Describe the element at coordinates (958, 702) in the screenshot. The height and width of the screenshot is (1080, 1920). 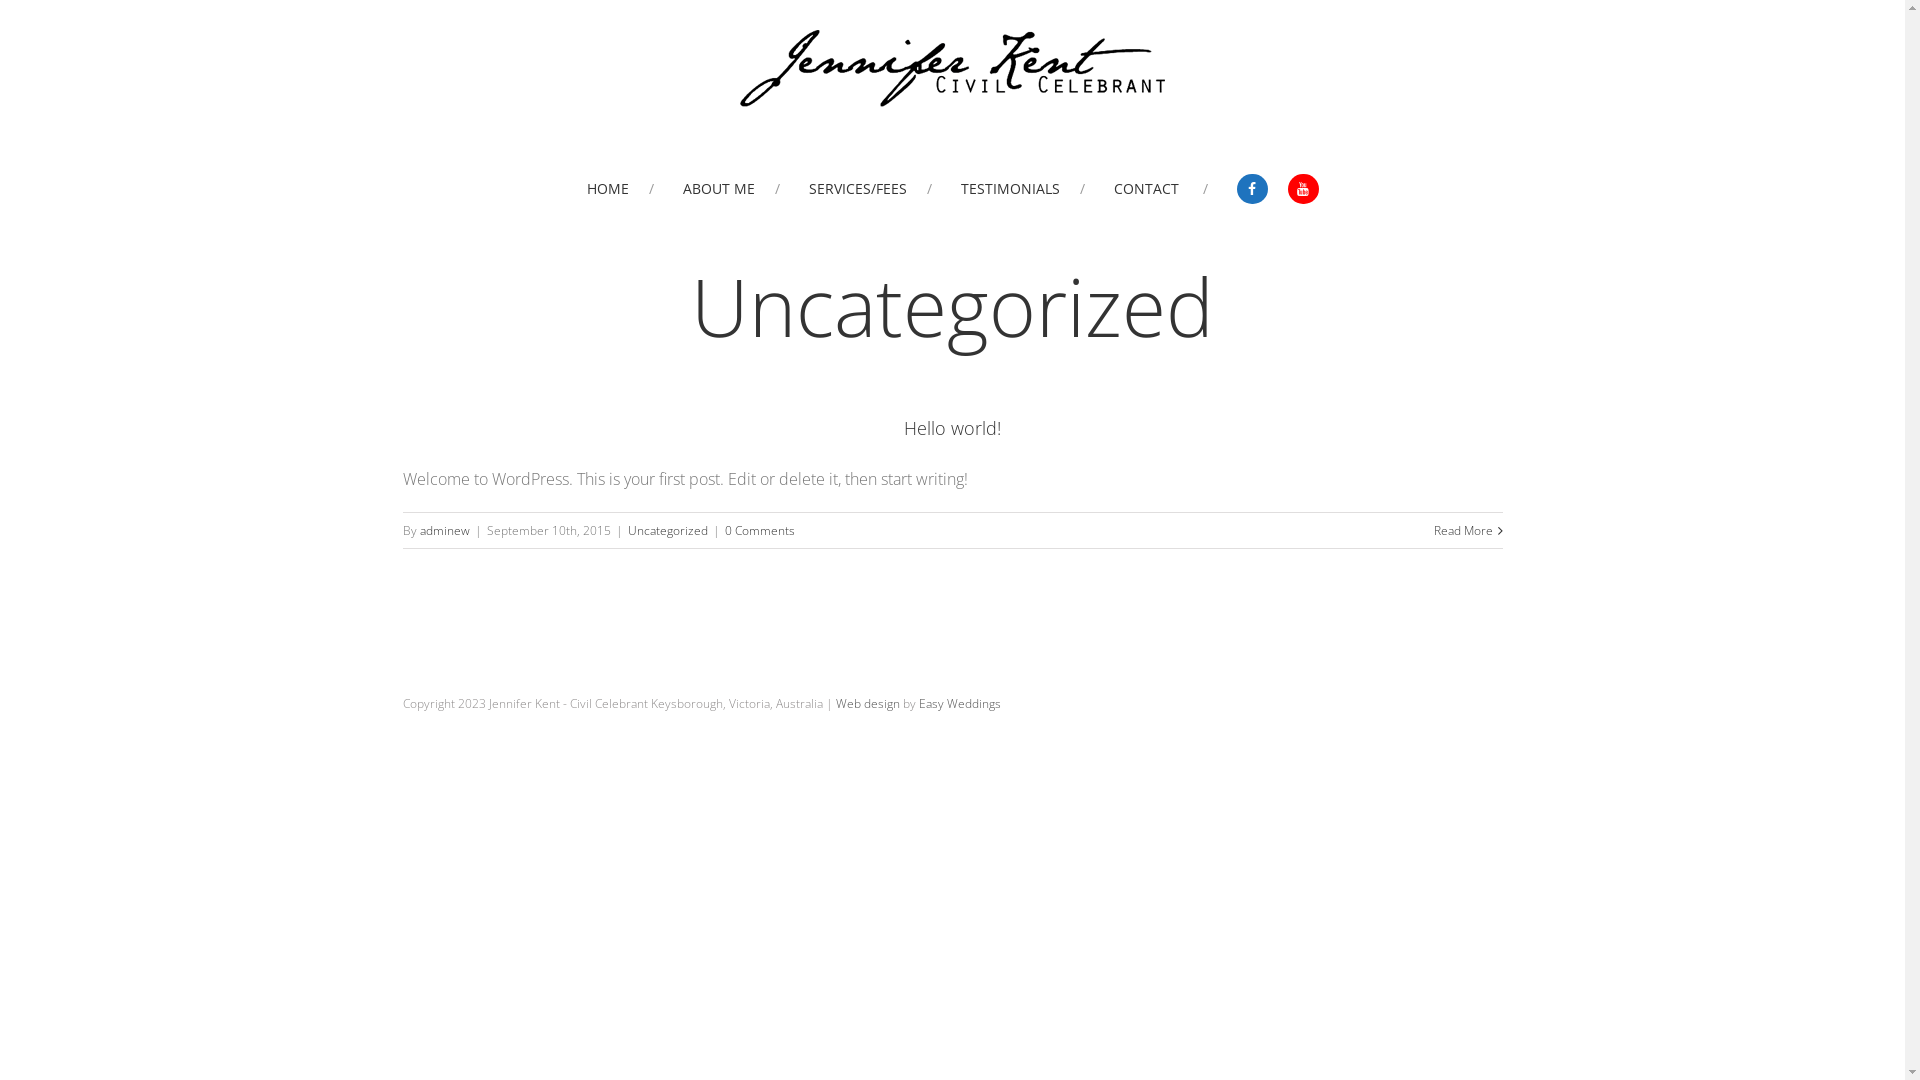
I see `'Easy Weddings'` at that location.